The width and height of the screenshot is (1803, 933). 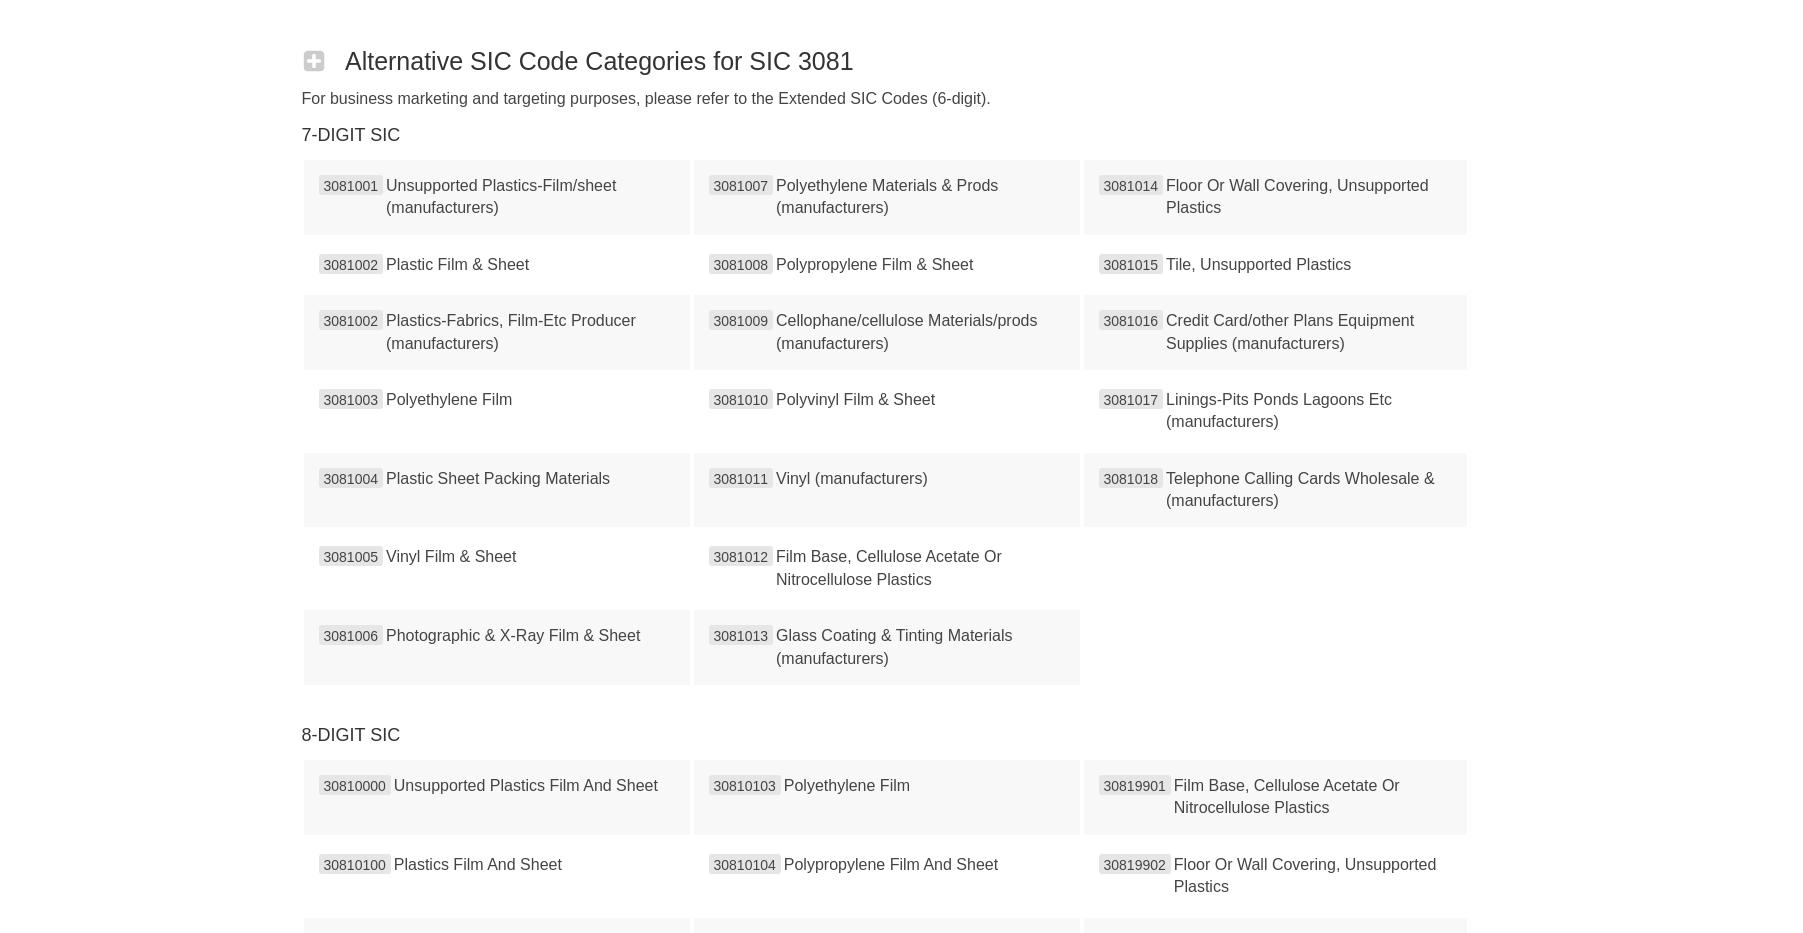 What do you see at coordinates (1130, 320) in the screenshot?
I see `'3081016'` at bounding box center [1130, 320].